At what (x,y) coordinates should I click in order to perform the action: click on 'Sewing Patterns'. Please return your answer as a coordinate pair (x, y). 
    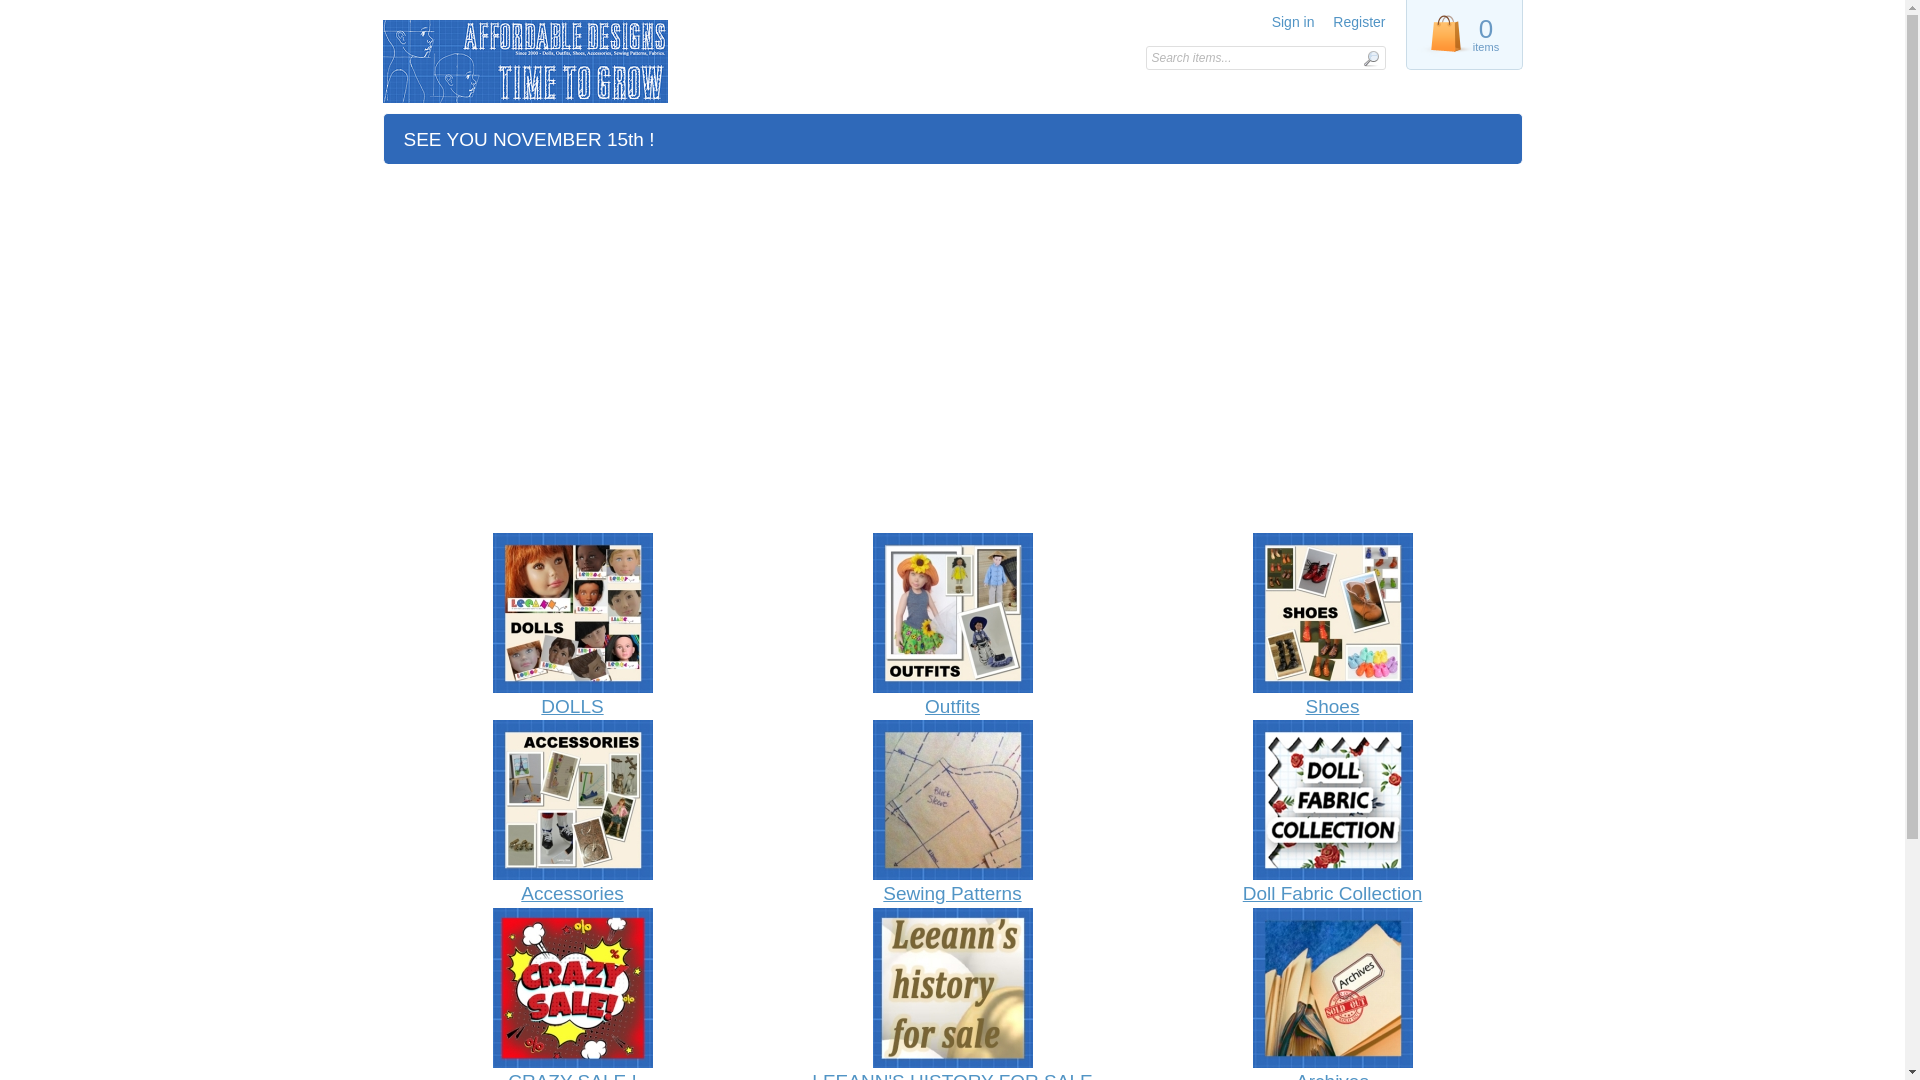
    Looking at the image, I should click on (950, 813).